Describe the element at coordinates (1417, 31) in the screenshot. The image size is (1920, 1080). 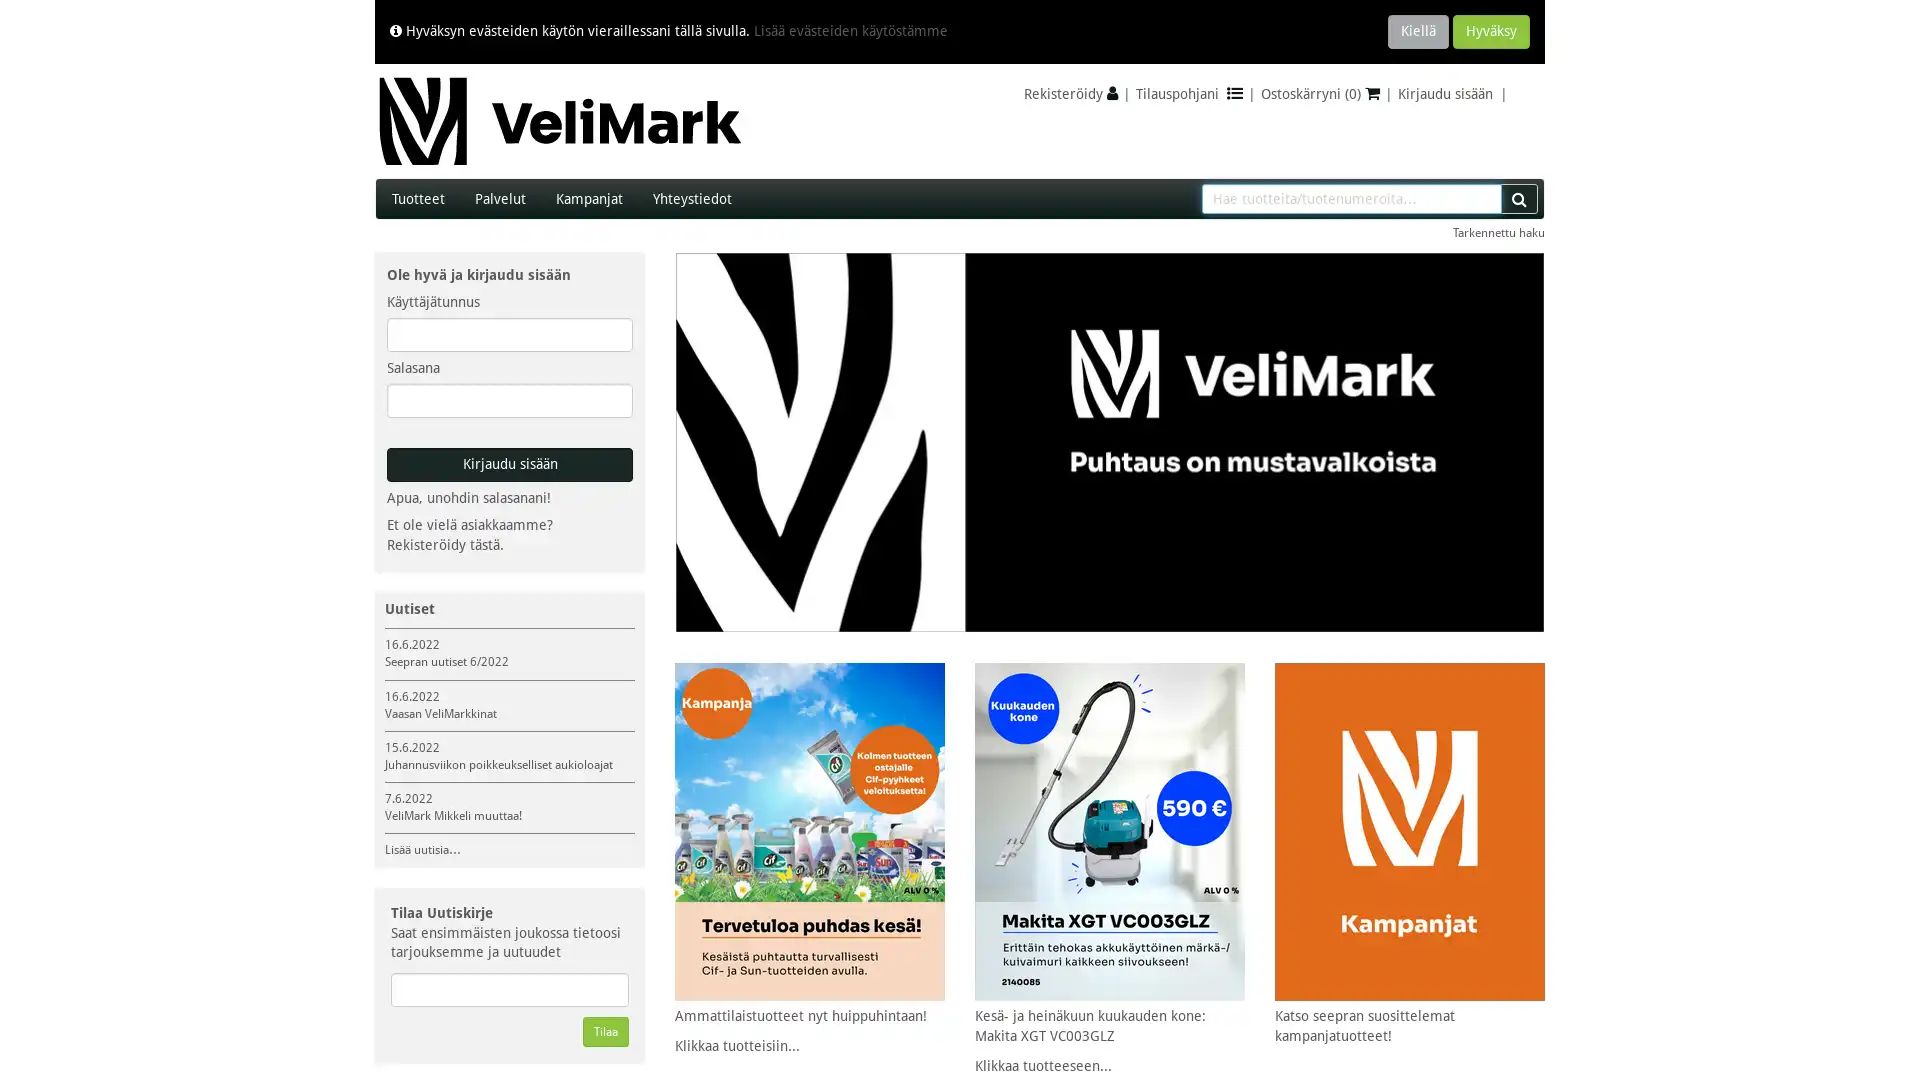
I see `Kiella` at that location.